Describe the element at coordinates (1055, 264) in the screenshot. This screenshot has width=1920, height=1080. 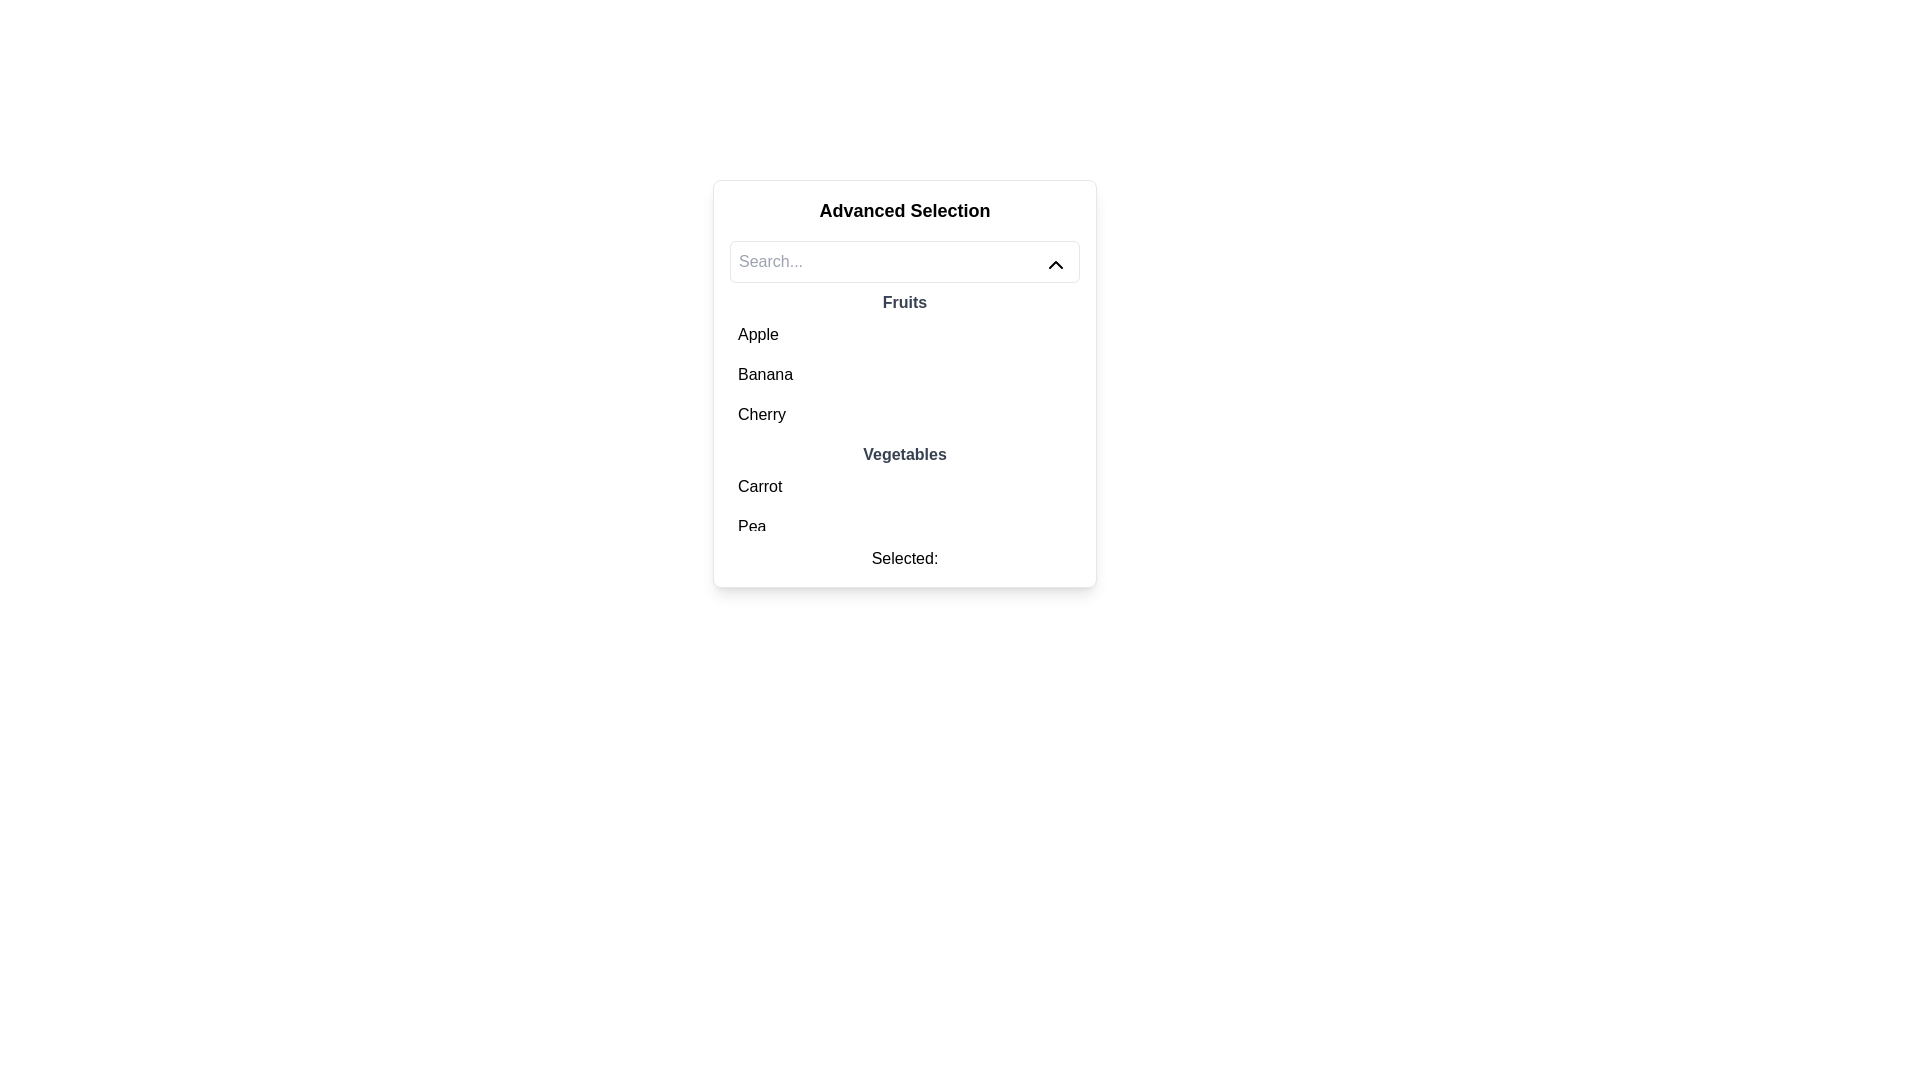
I see `the small, black, downward-pointing chevron icon located at the top-right corner of the search input box` at that location.